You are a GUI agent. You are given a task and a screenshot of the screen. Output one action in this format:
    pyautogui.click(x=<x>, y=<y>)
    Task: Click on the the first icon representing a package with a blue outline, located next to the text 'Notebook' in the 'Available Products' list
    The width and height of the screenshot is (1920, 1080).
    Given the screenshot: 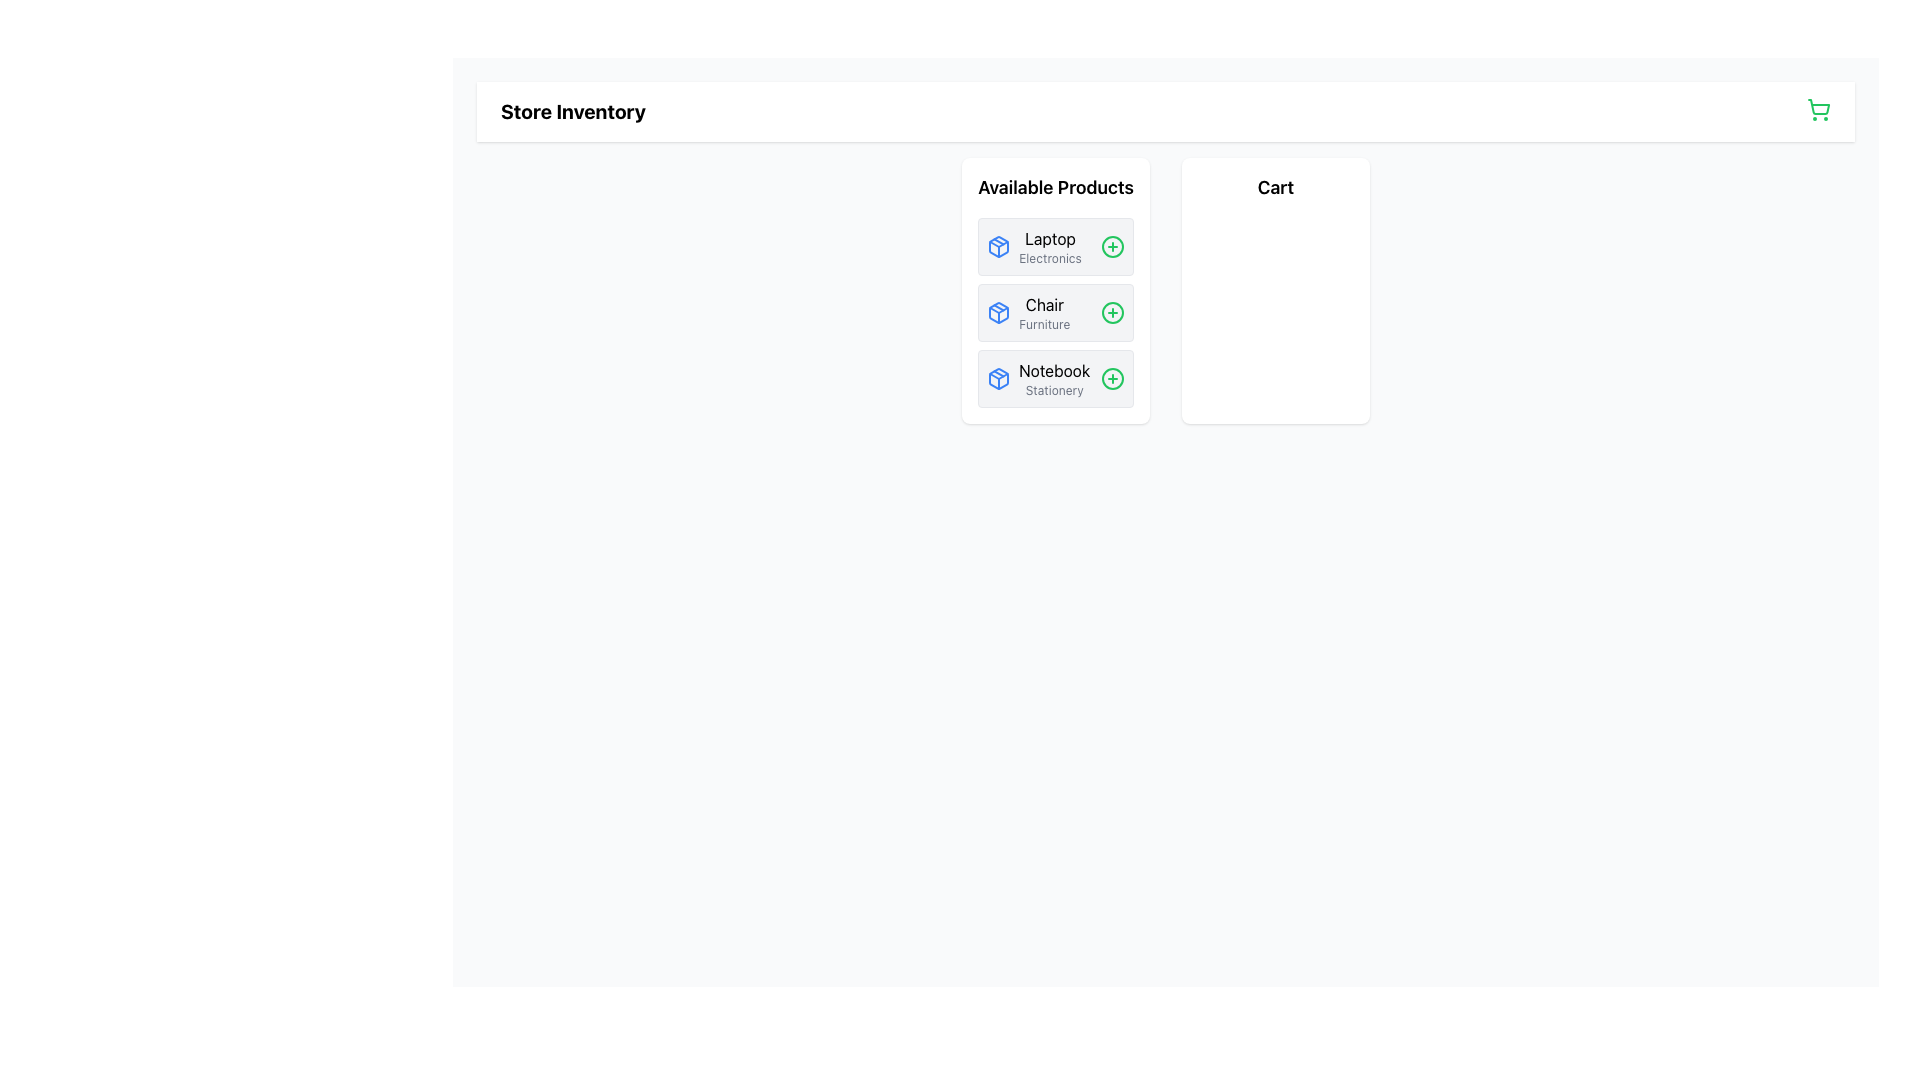 What is the action you would take?
    pyautogui.click(x=999, y=245)
    